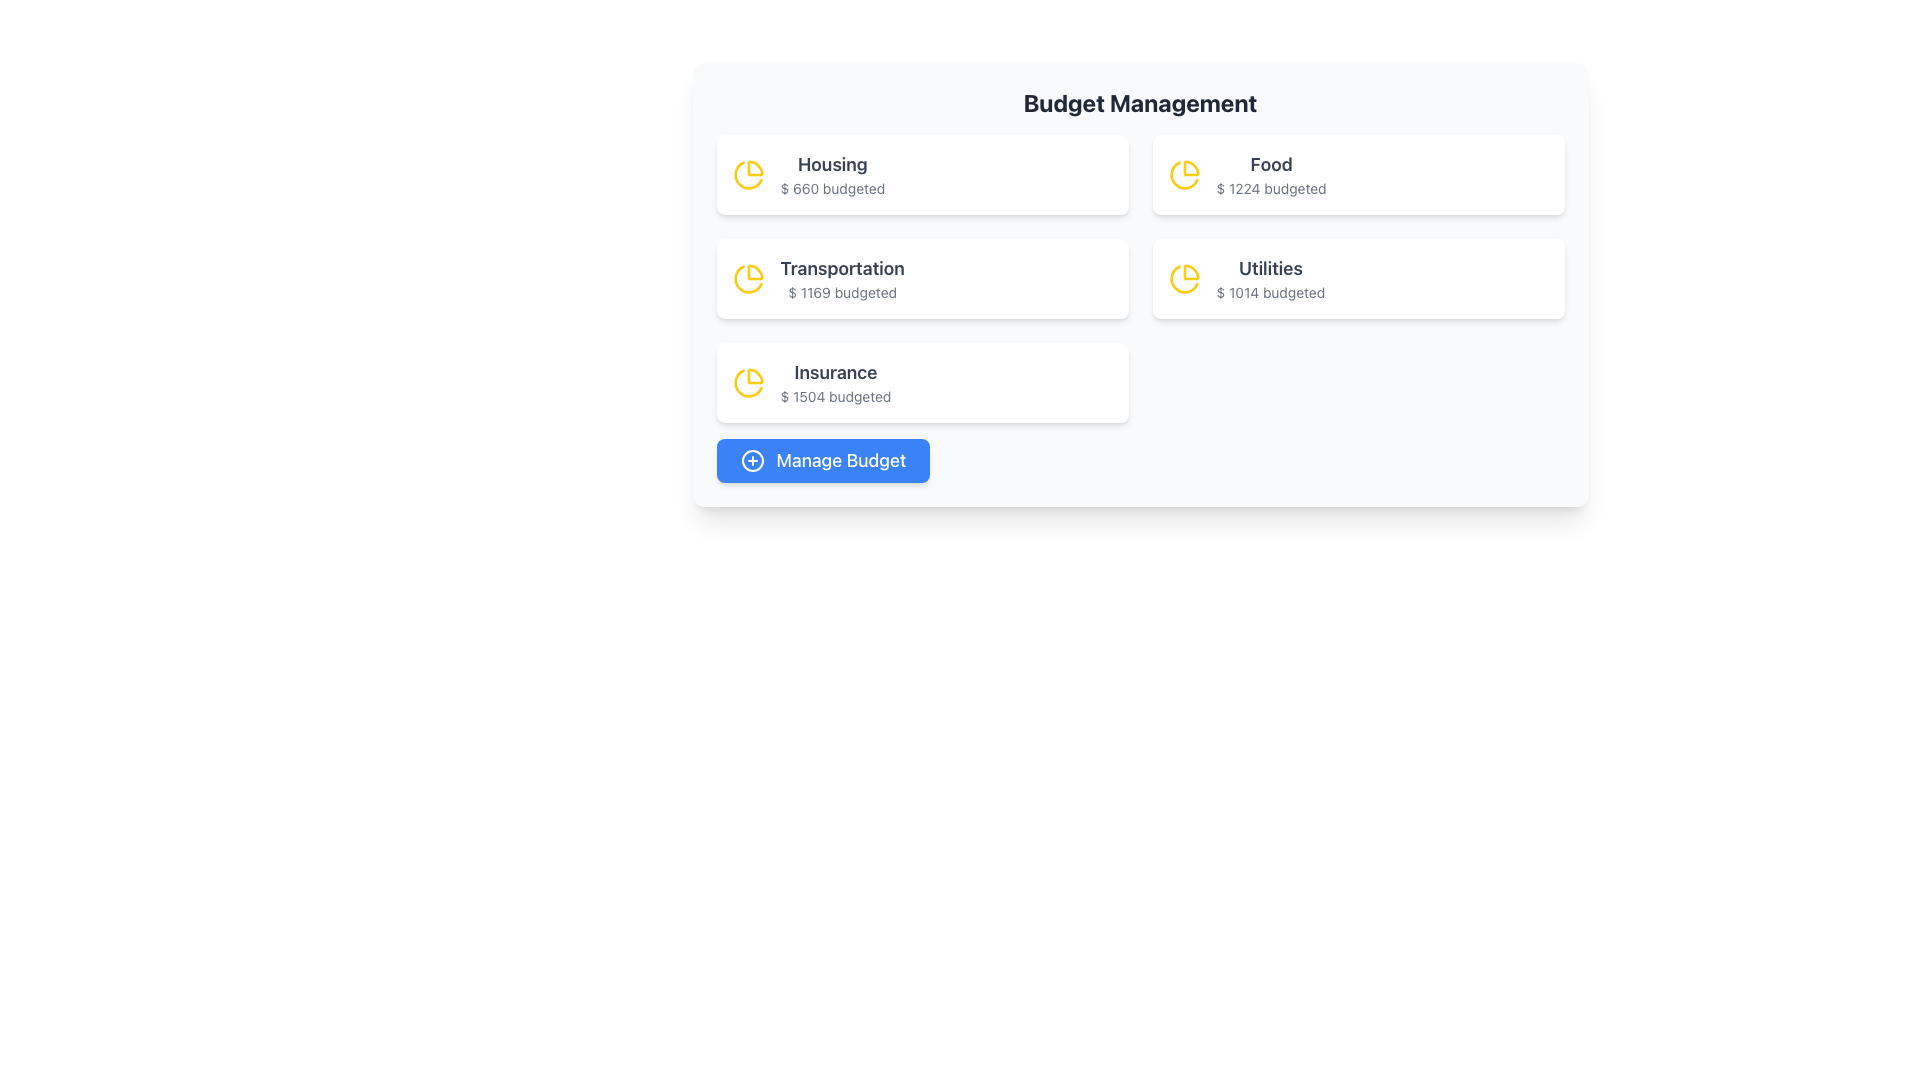 Image resolution: width=1920 pixels, height=1080 pixels. What do you see at coordinates (751, 461) in the screenshot?
I see `the circular outline of the icon within the 'Manage Budget' button located at the bottom-left corner of the interface` at bounding box center [751, 461].